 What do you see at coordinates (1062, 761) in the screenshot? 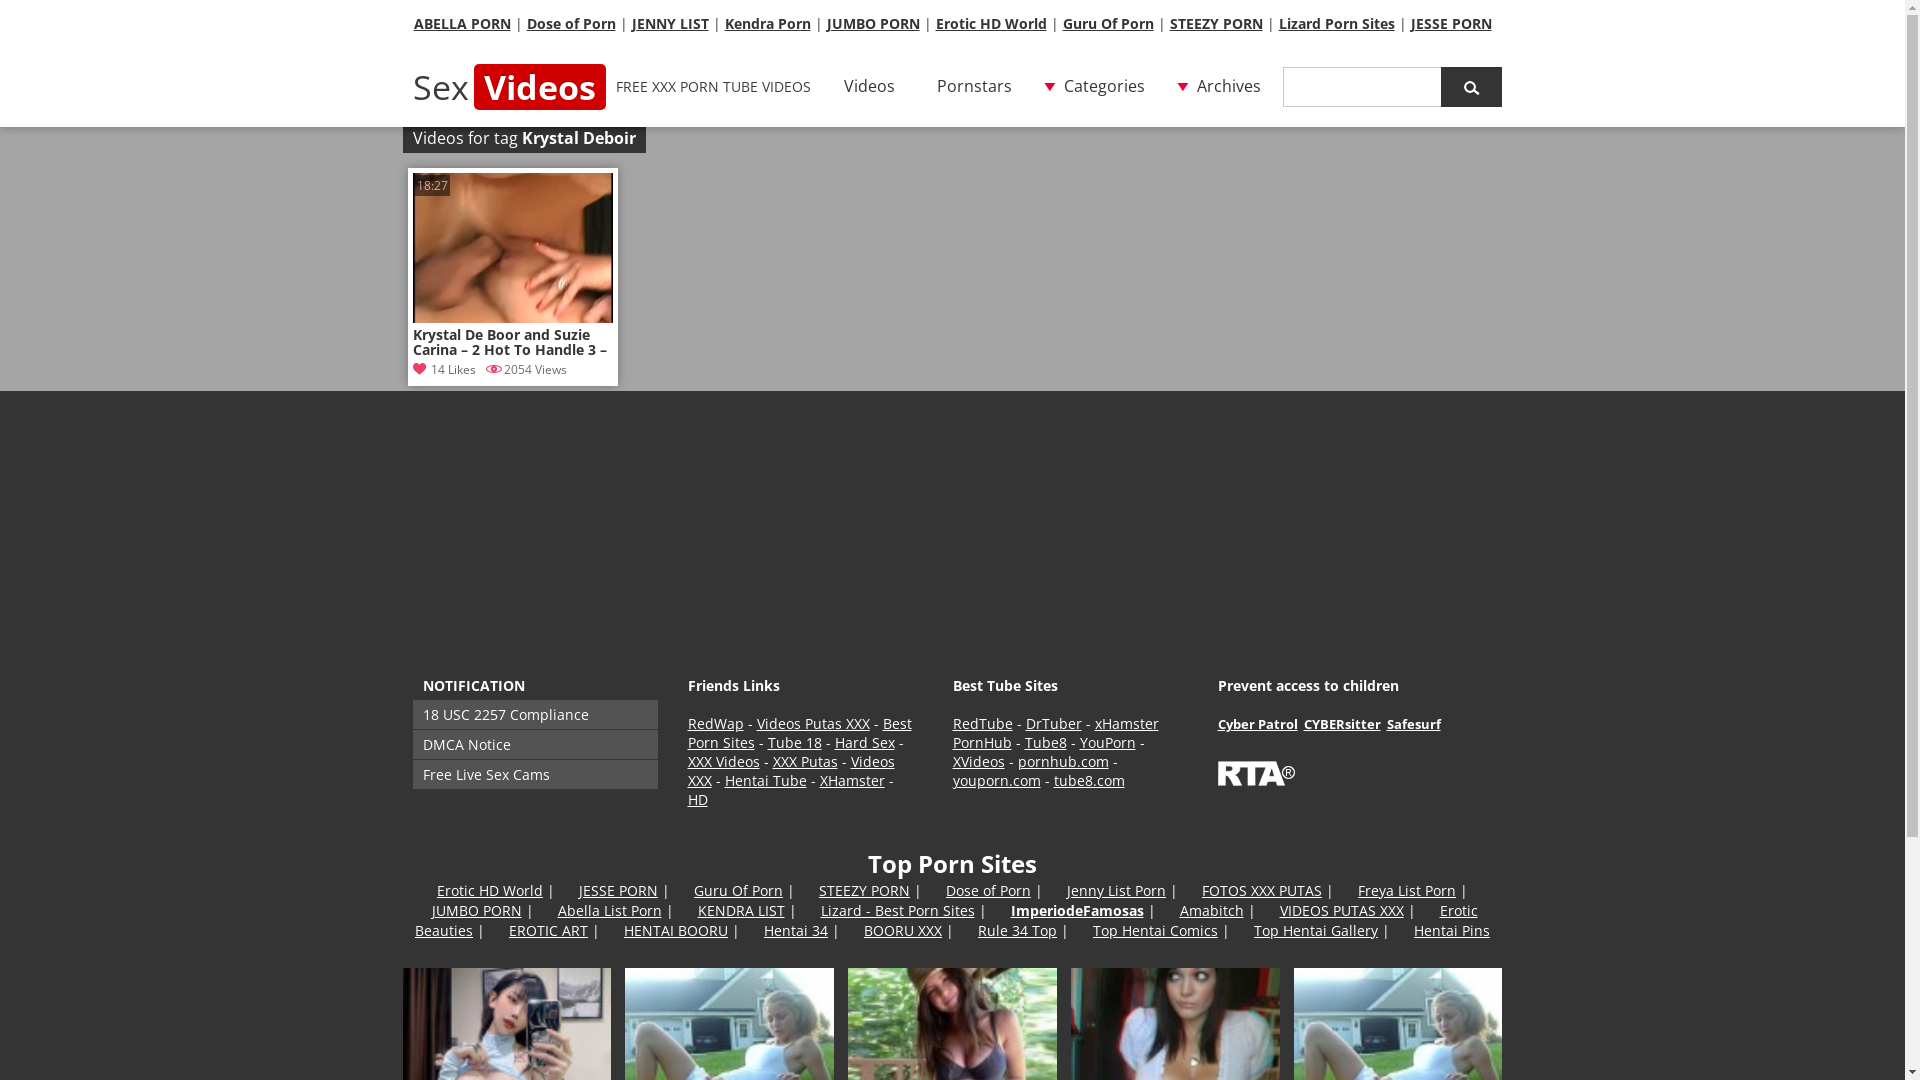
I see `'pornhub.com'` at bounding box center [1062, 761].